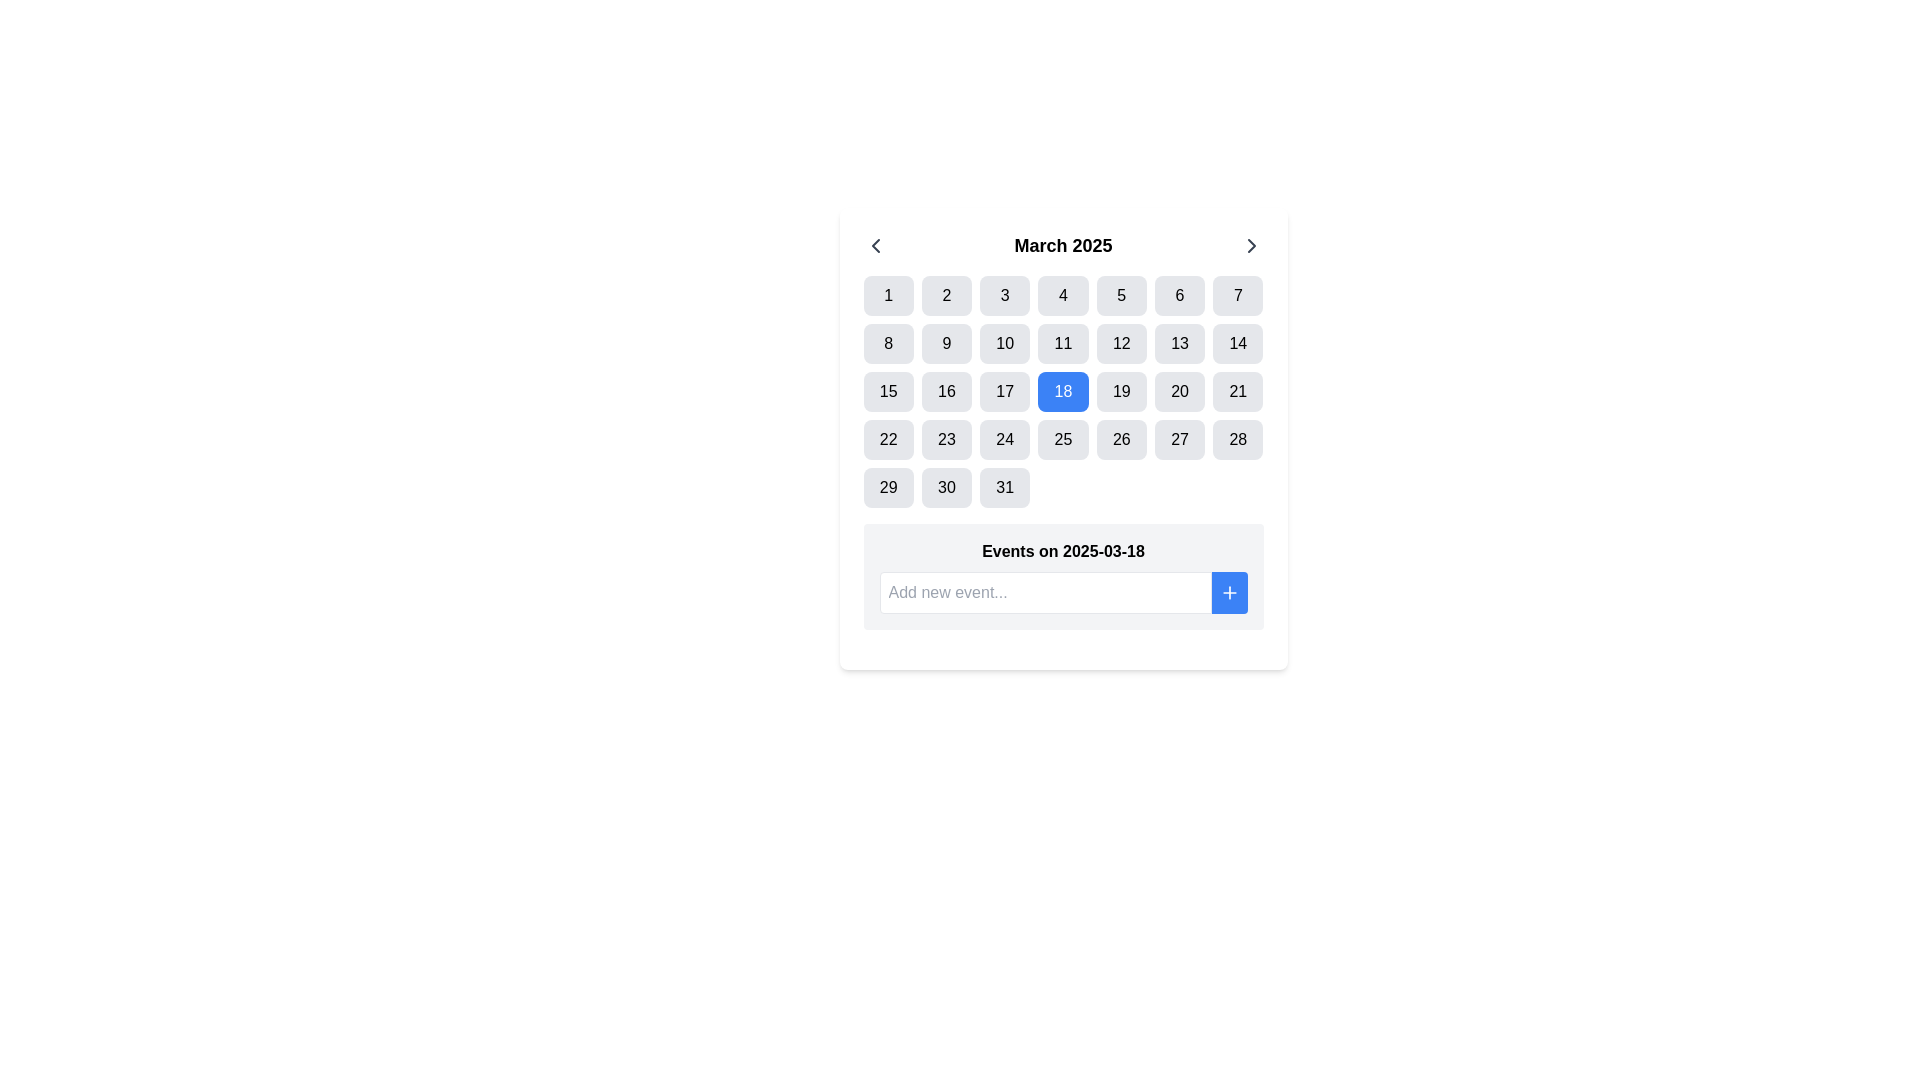 This screenshot has height=1080, width=1920. Describe the element at coordinates (1005, 342) in the screenshot. I see `the button displaying the number '10'` at that location.